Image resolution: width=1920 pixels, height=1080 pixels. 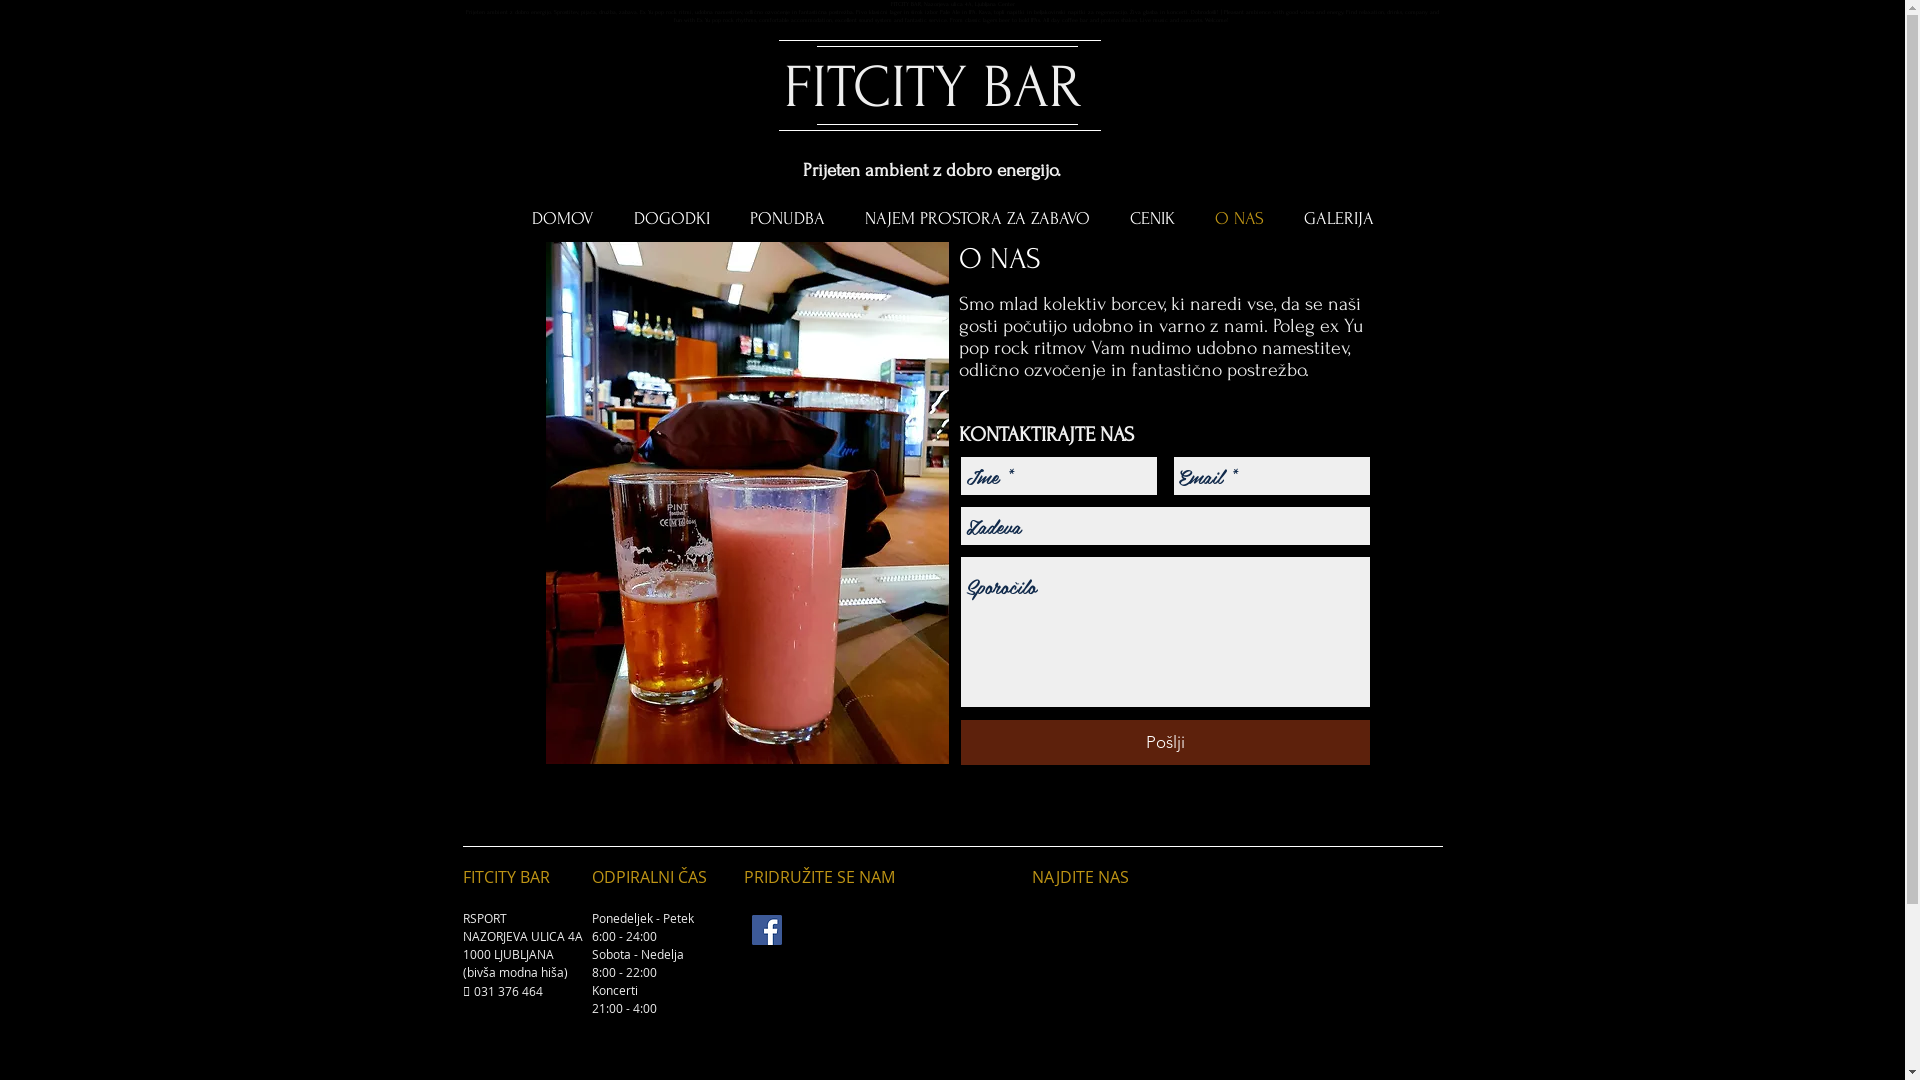 What do you see at coordinates (930, 169) in the screenshot?
I see `'Prijeten ambient z dobro energijo.'` at bounding box center [930, 169].